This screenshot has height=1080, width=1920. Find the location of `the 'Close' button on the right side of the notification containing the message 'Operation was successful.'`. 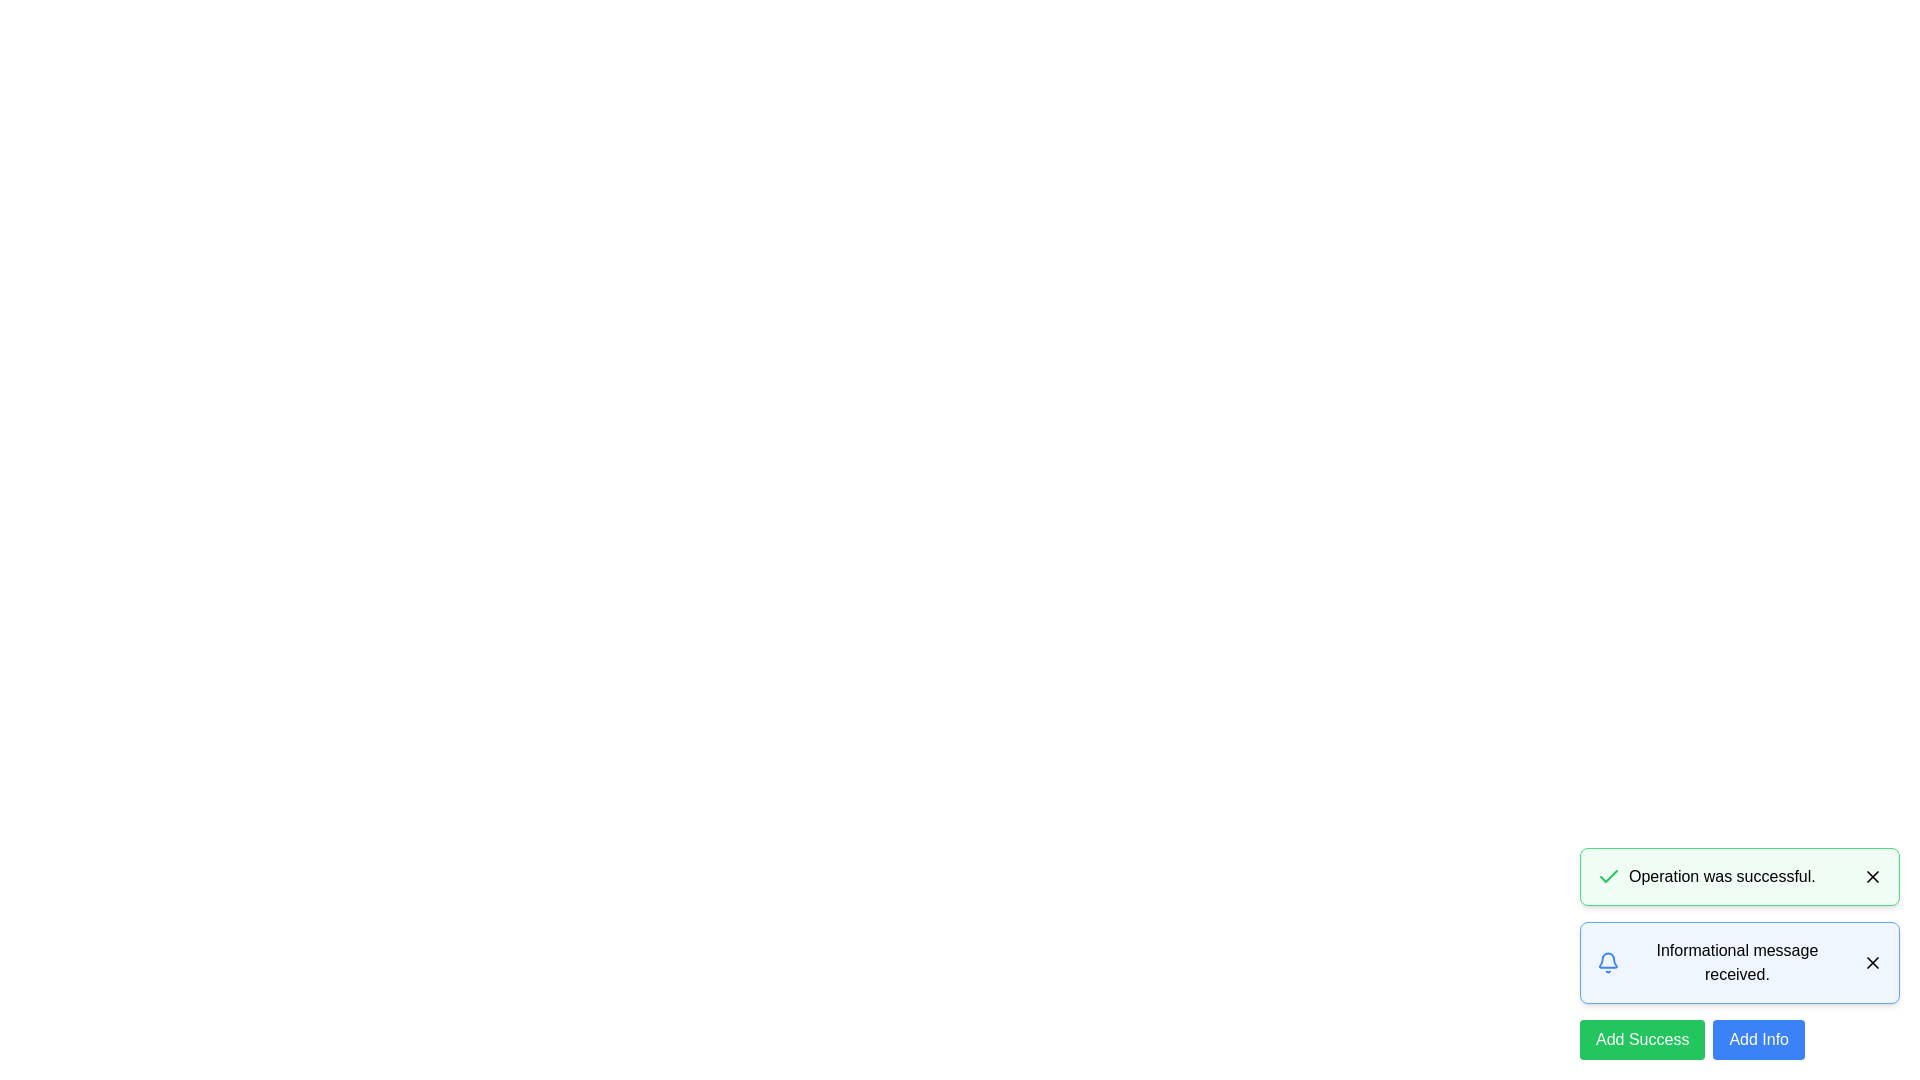

the 'Close' button on the right side of the notification containing the message 'Operation was successful.' is located at coordinates (1871, 875).